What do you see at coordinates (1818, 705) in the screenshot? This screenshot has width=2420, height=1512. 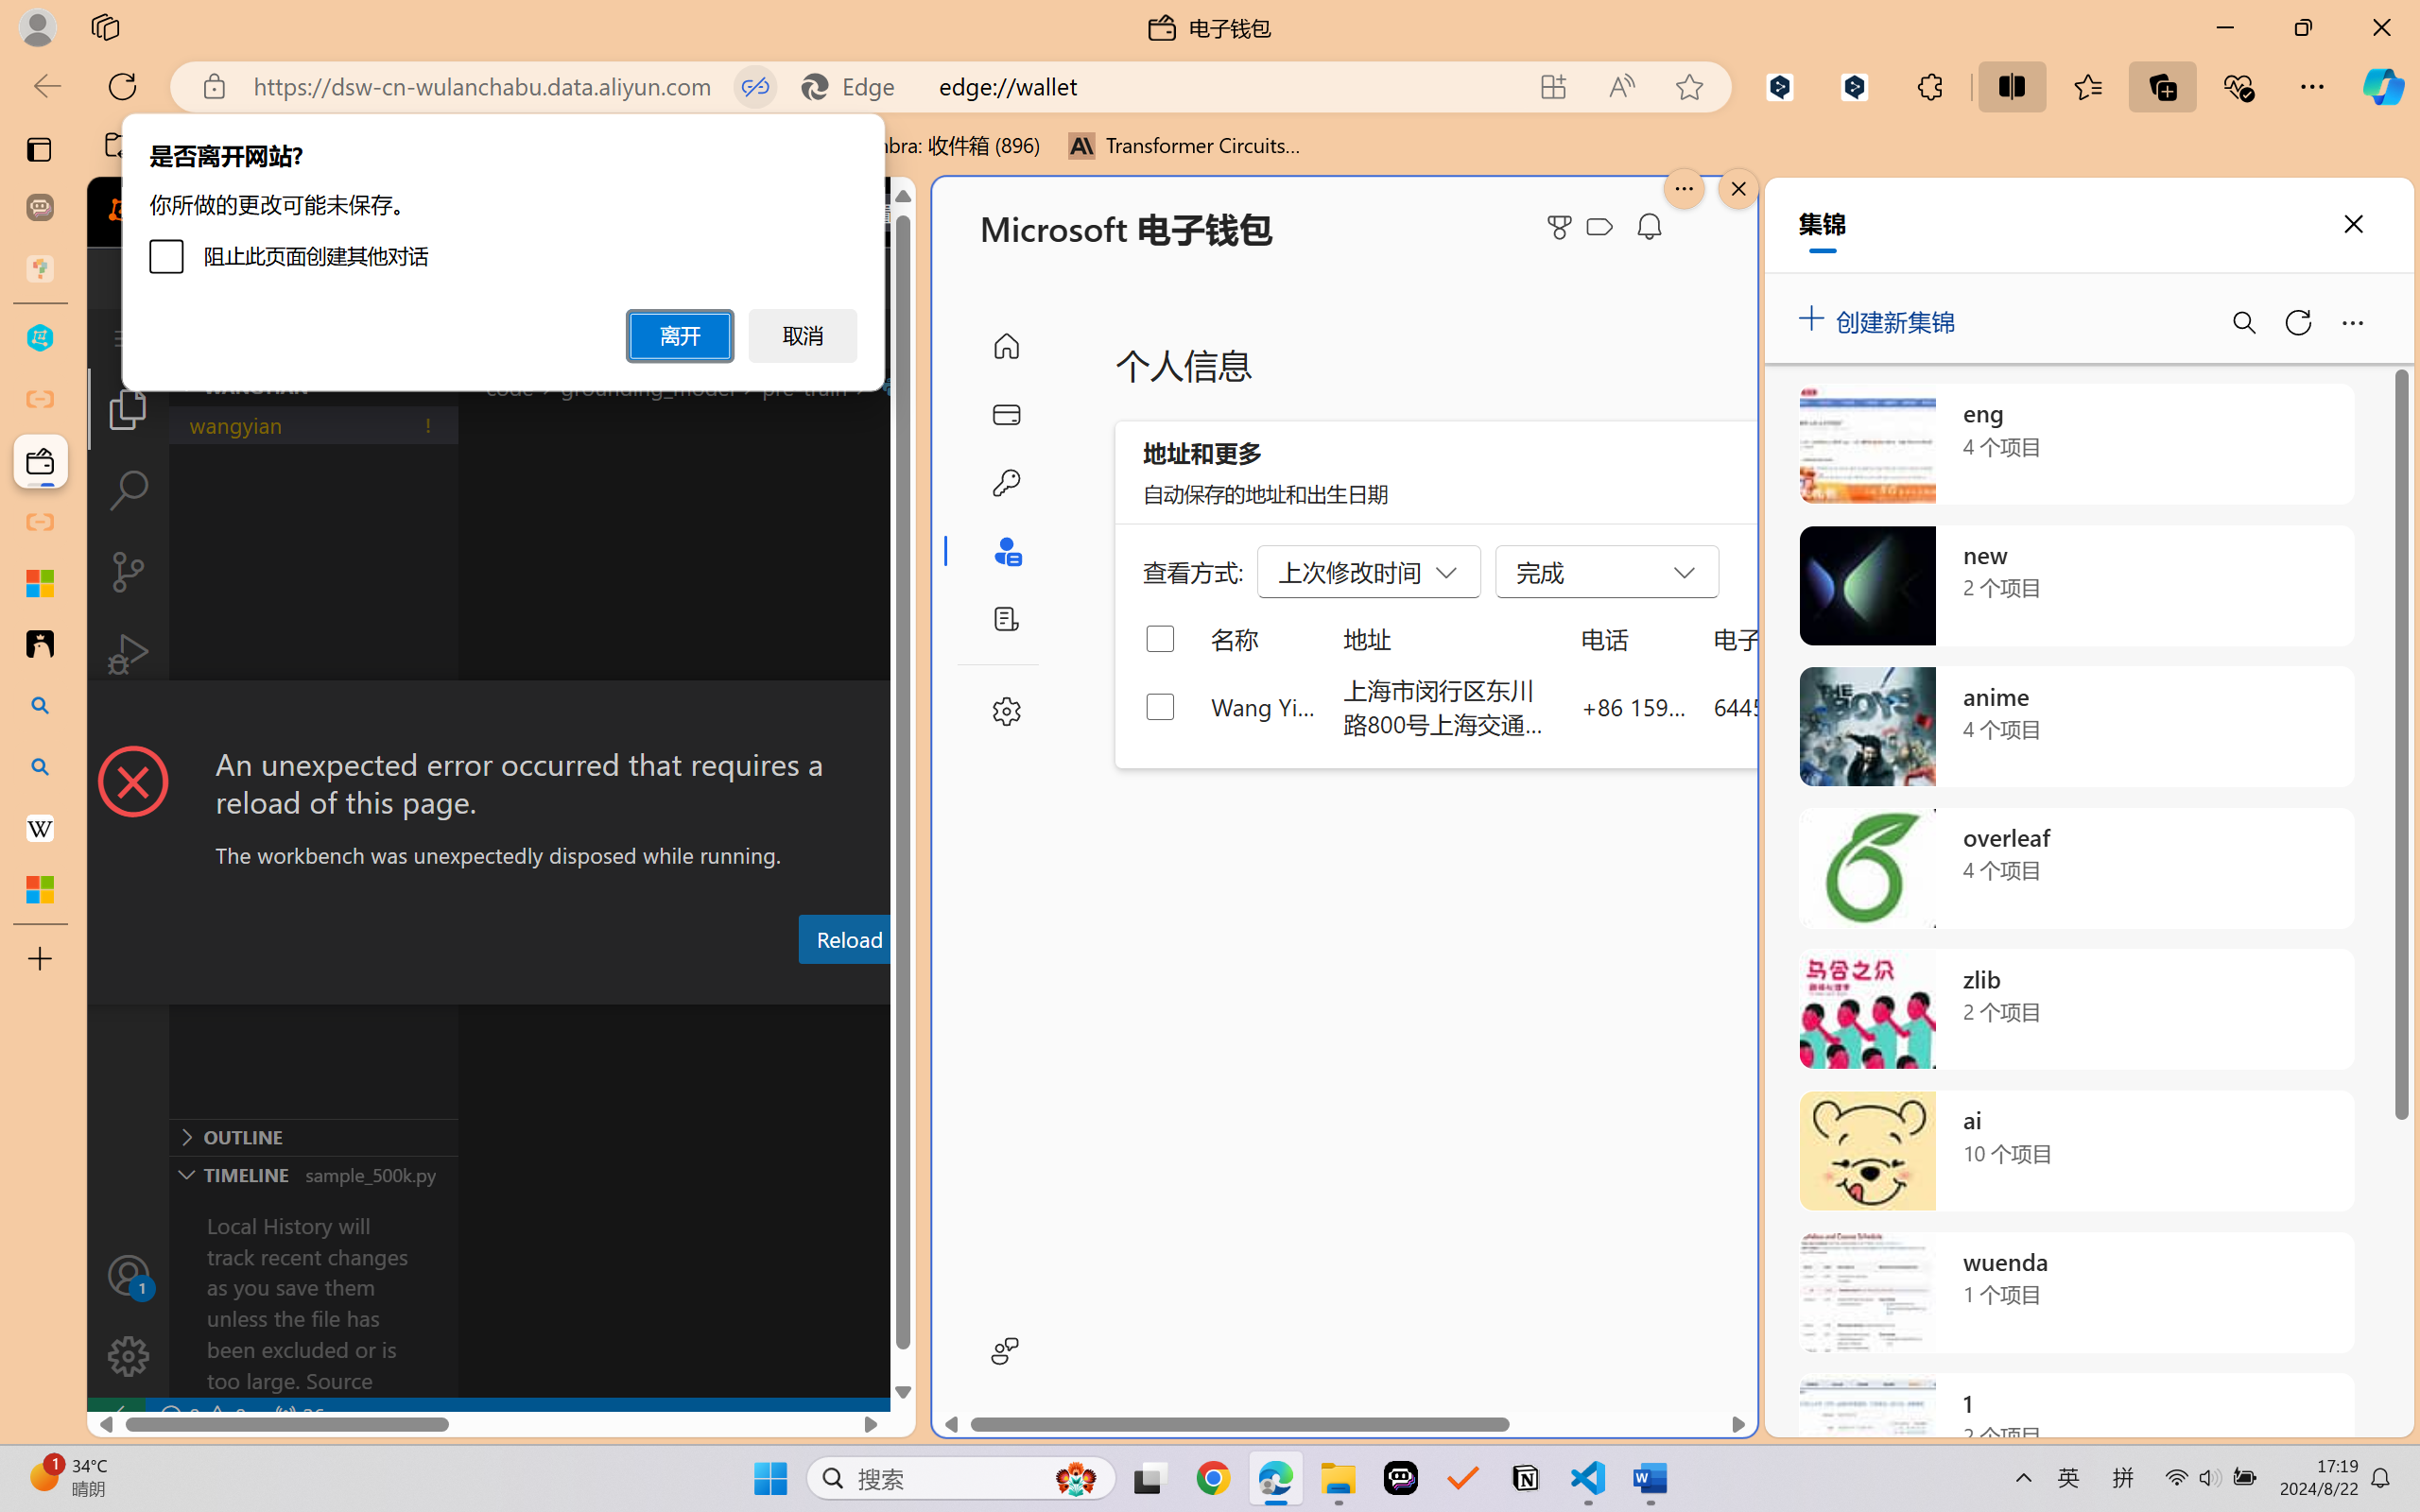 I see `'644553698@qq.com'` at bounding box center [1818, 705].